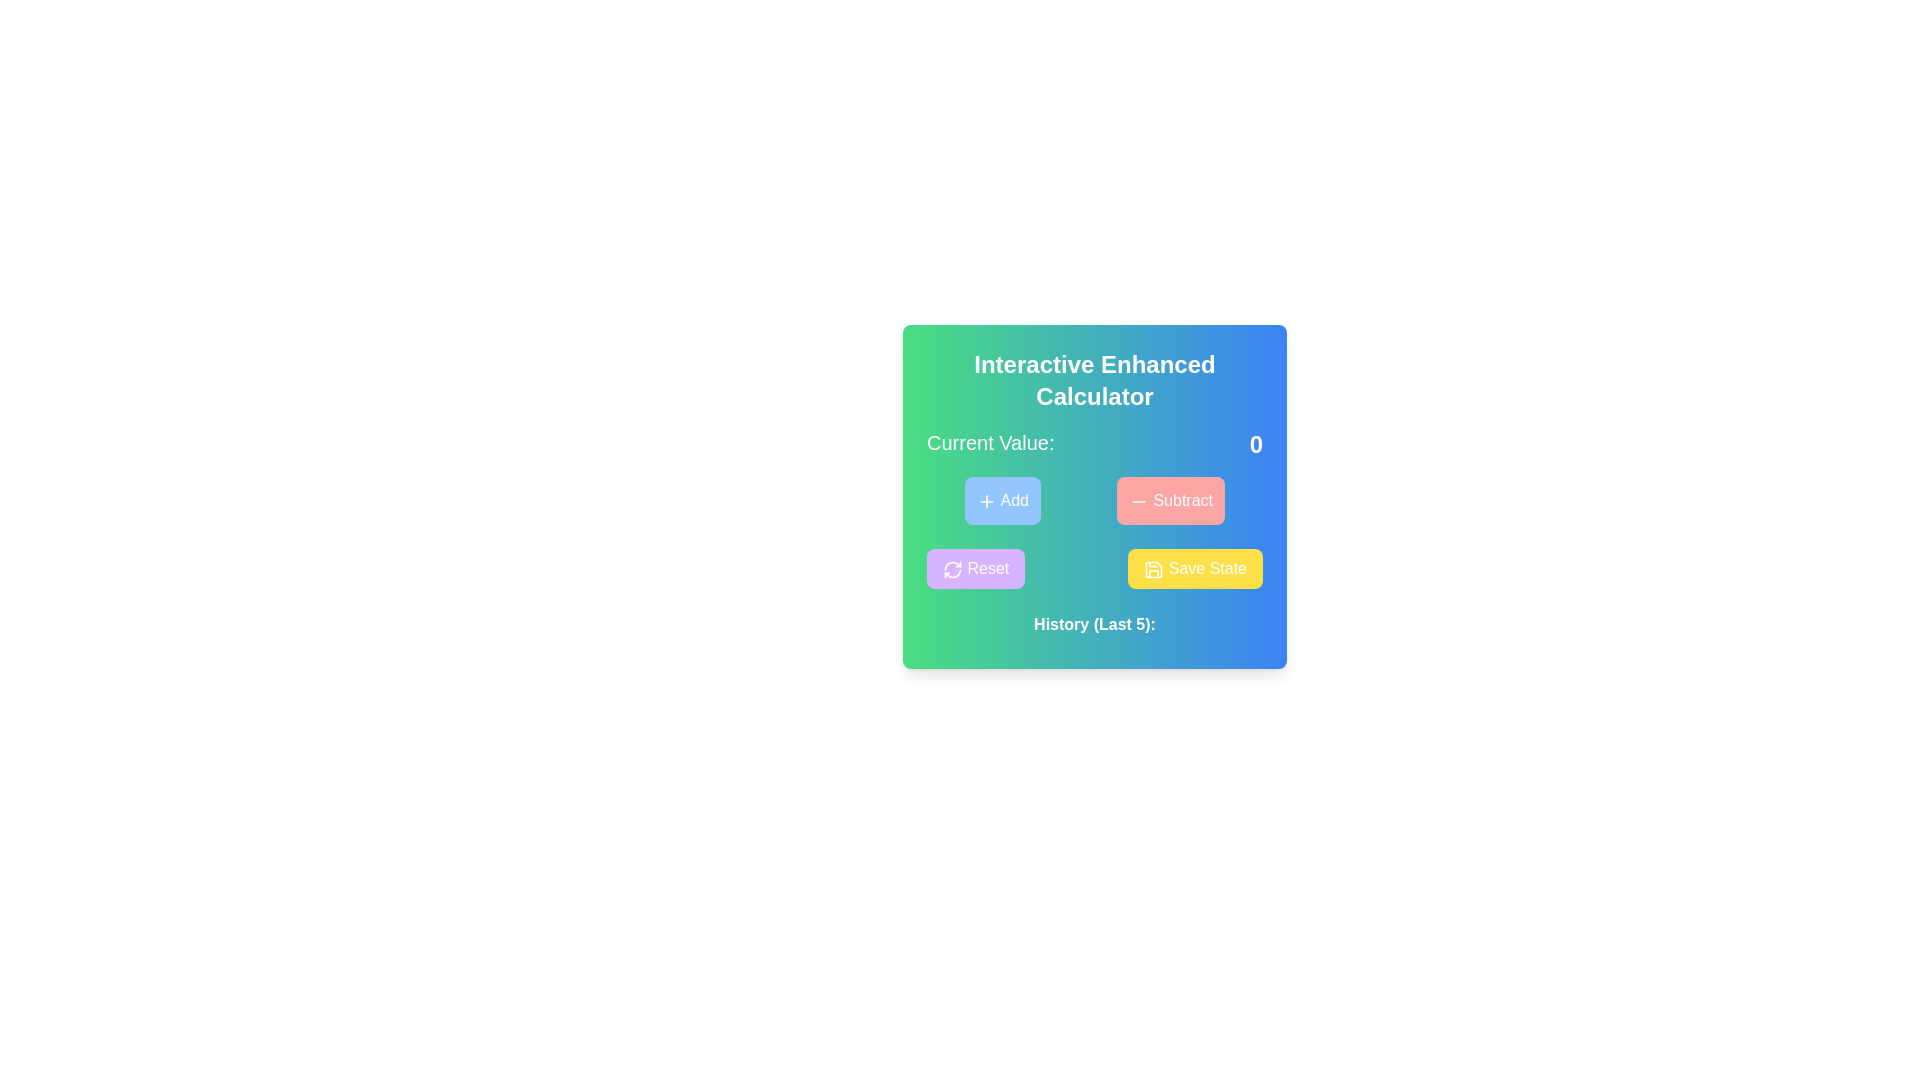 The image size is (1920, 1080). What do you see at coordinates (1003, 500) in the screenshot?
I see `the leftmost button in the horizontal layout, which increments the current value displayed above when clicked` at bounding box center [1003, 500].